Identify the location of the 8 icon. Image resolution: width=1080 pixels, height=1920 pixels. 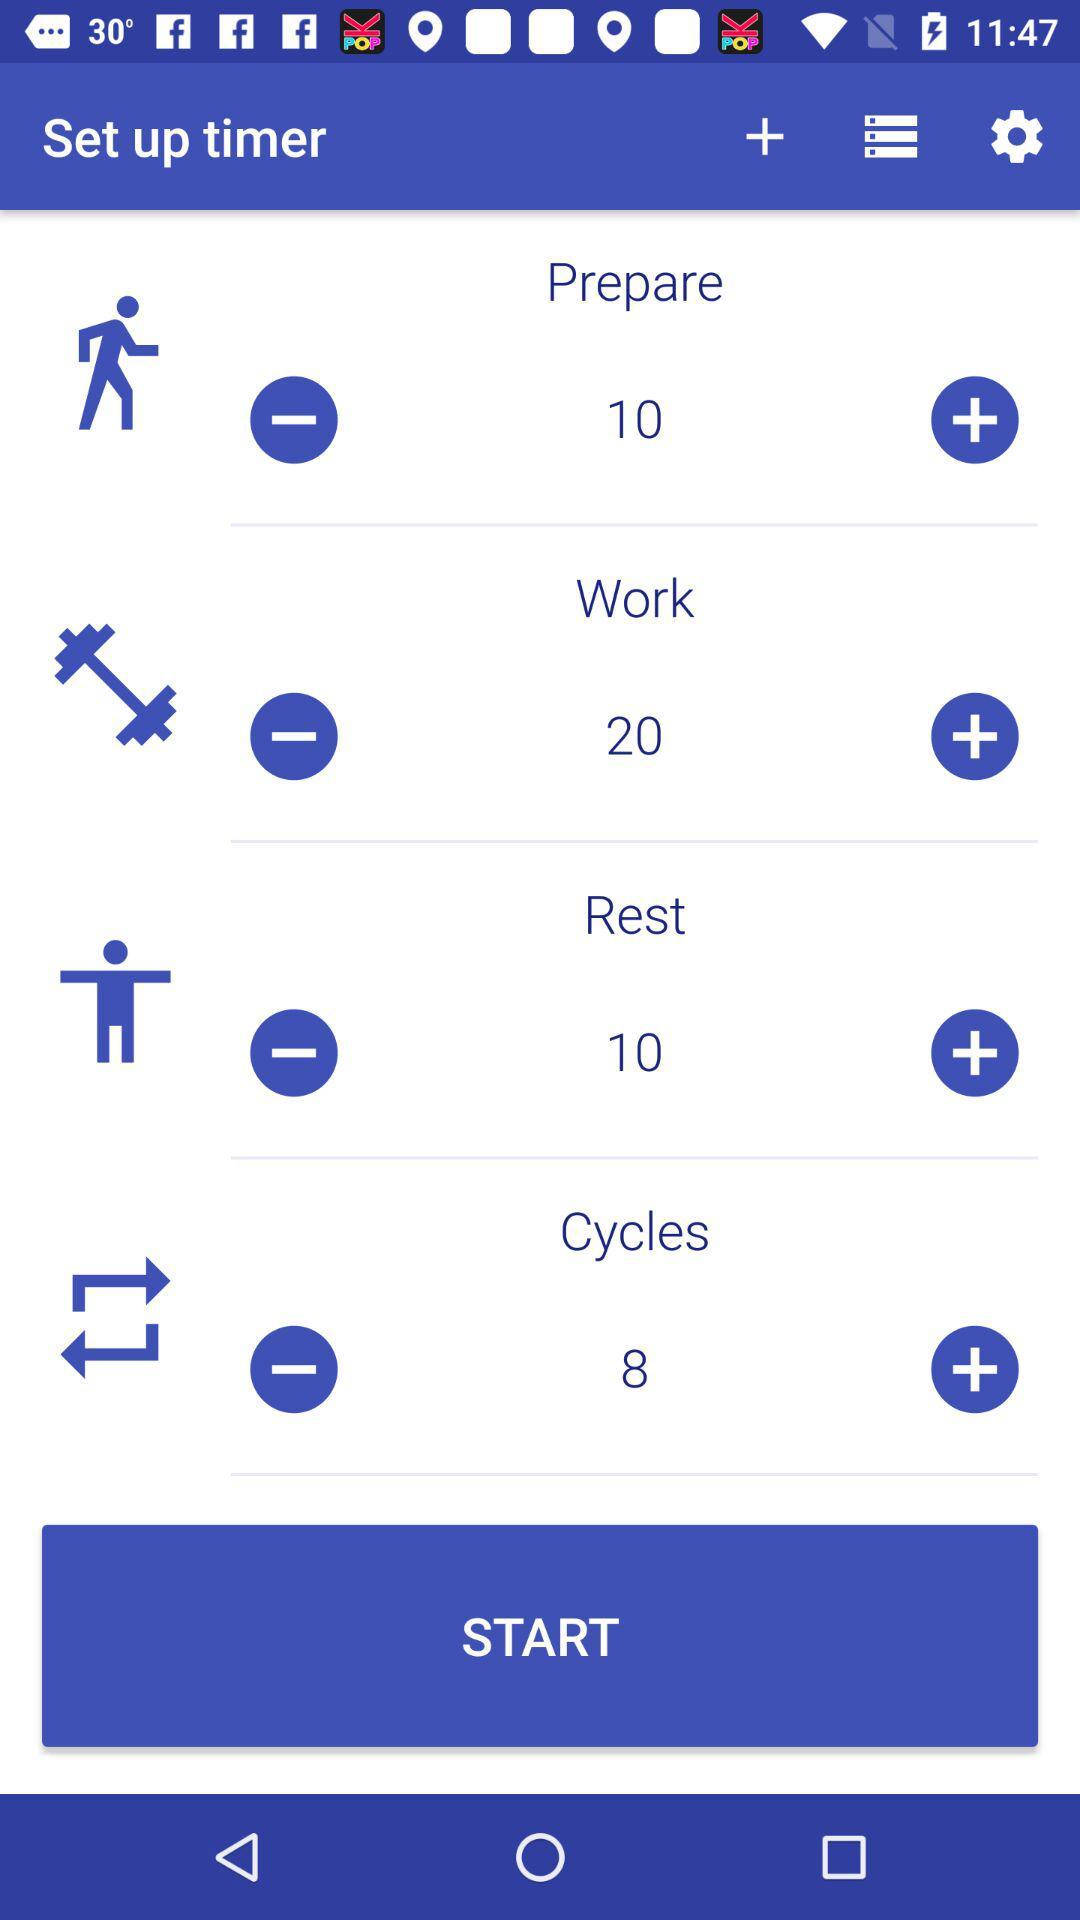
(634, 1368).